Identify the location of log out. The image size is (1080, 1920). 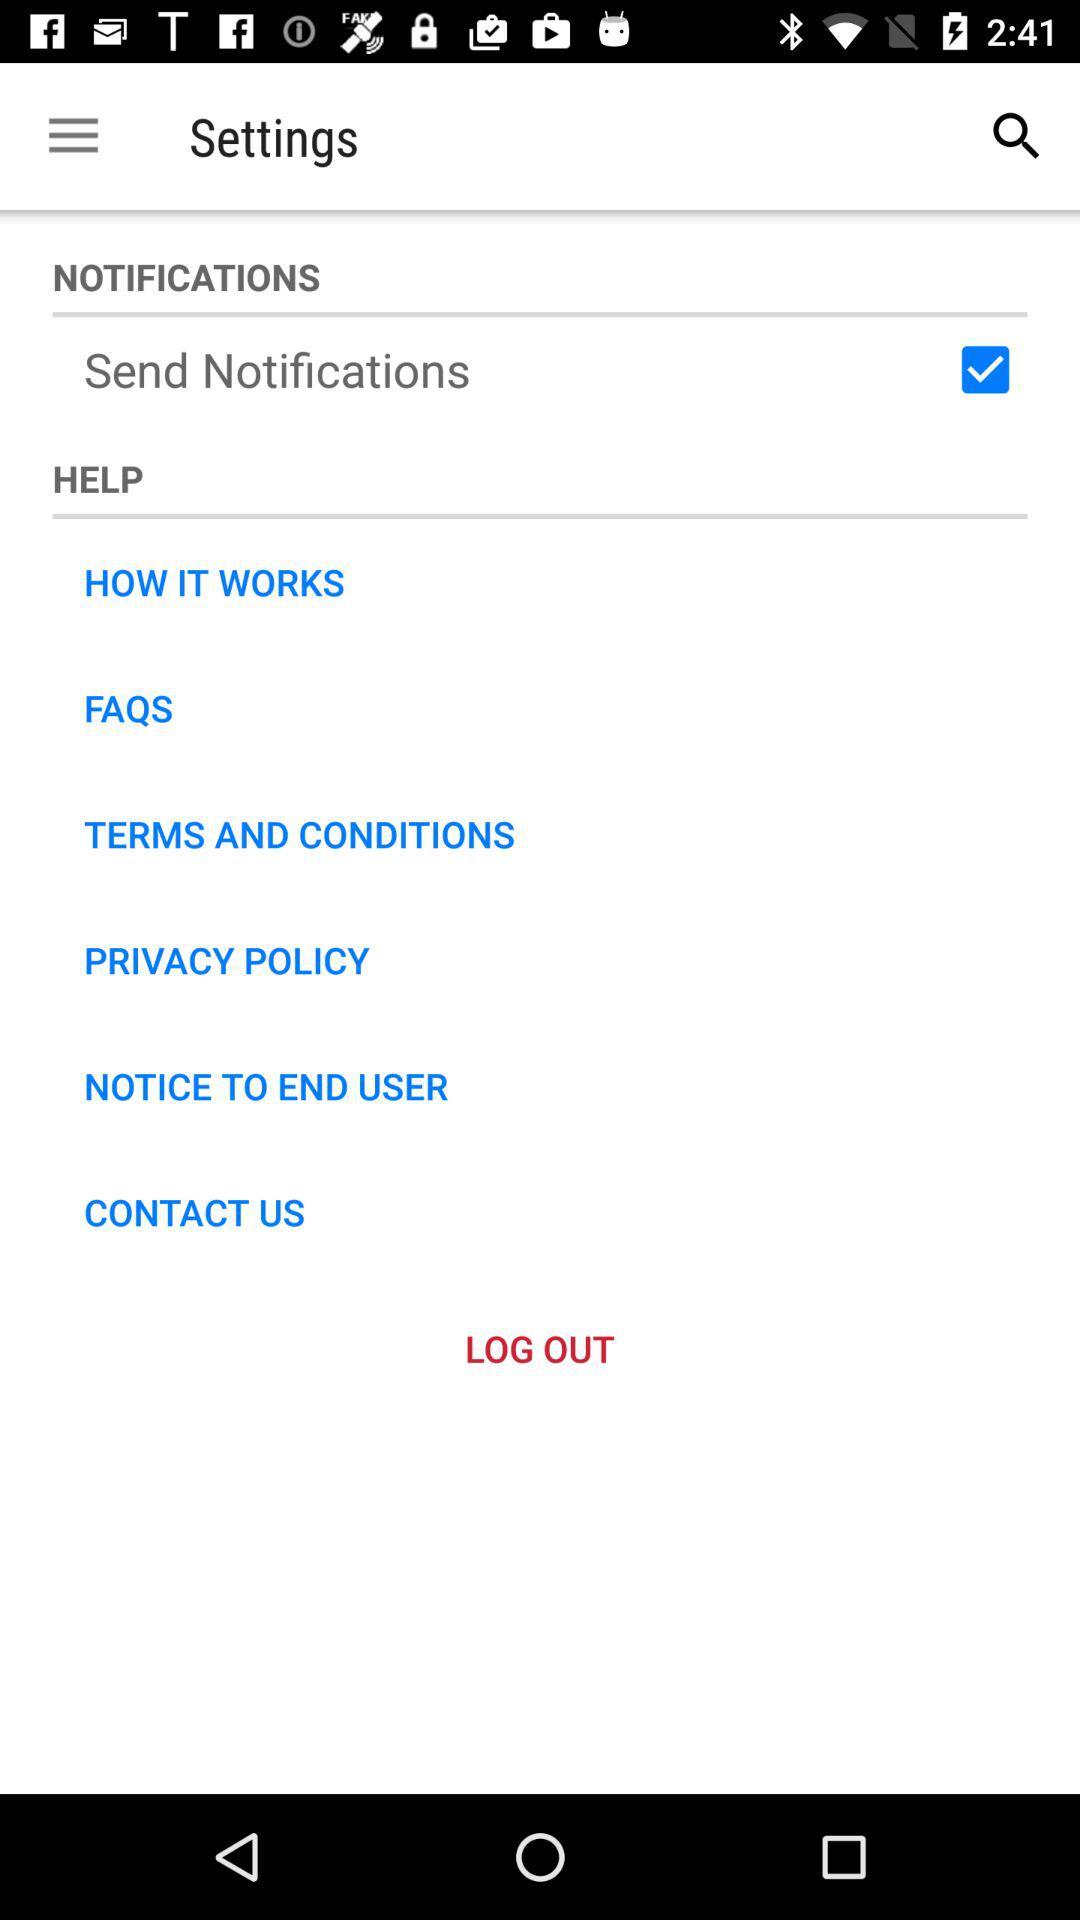
(540, 1348).